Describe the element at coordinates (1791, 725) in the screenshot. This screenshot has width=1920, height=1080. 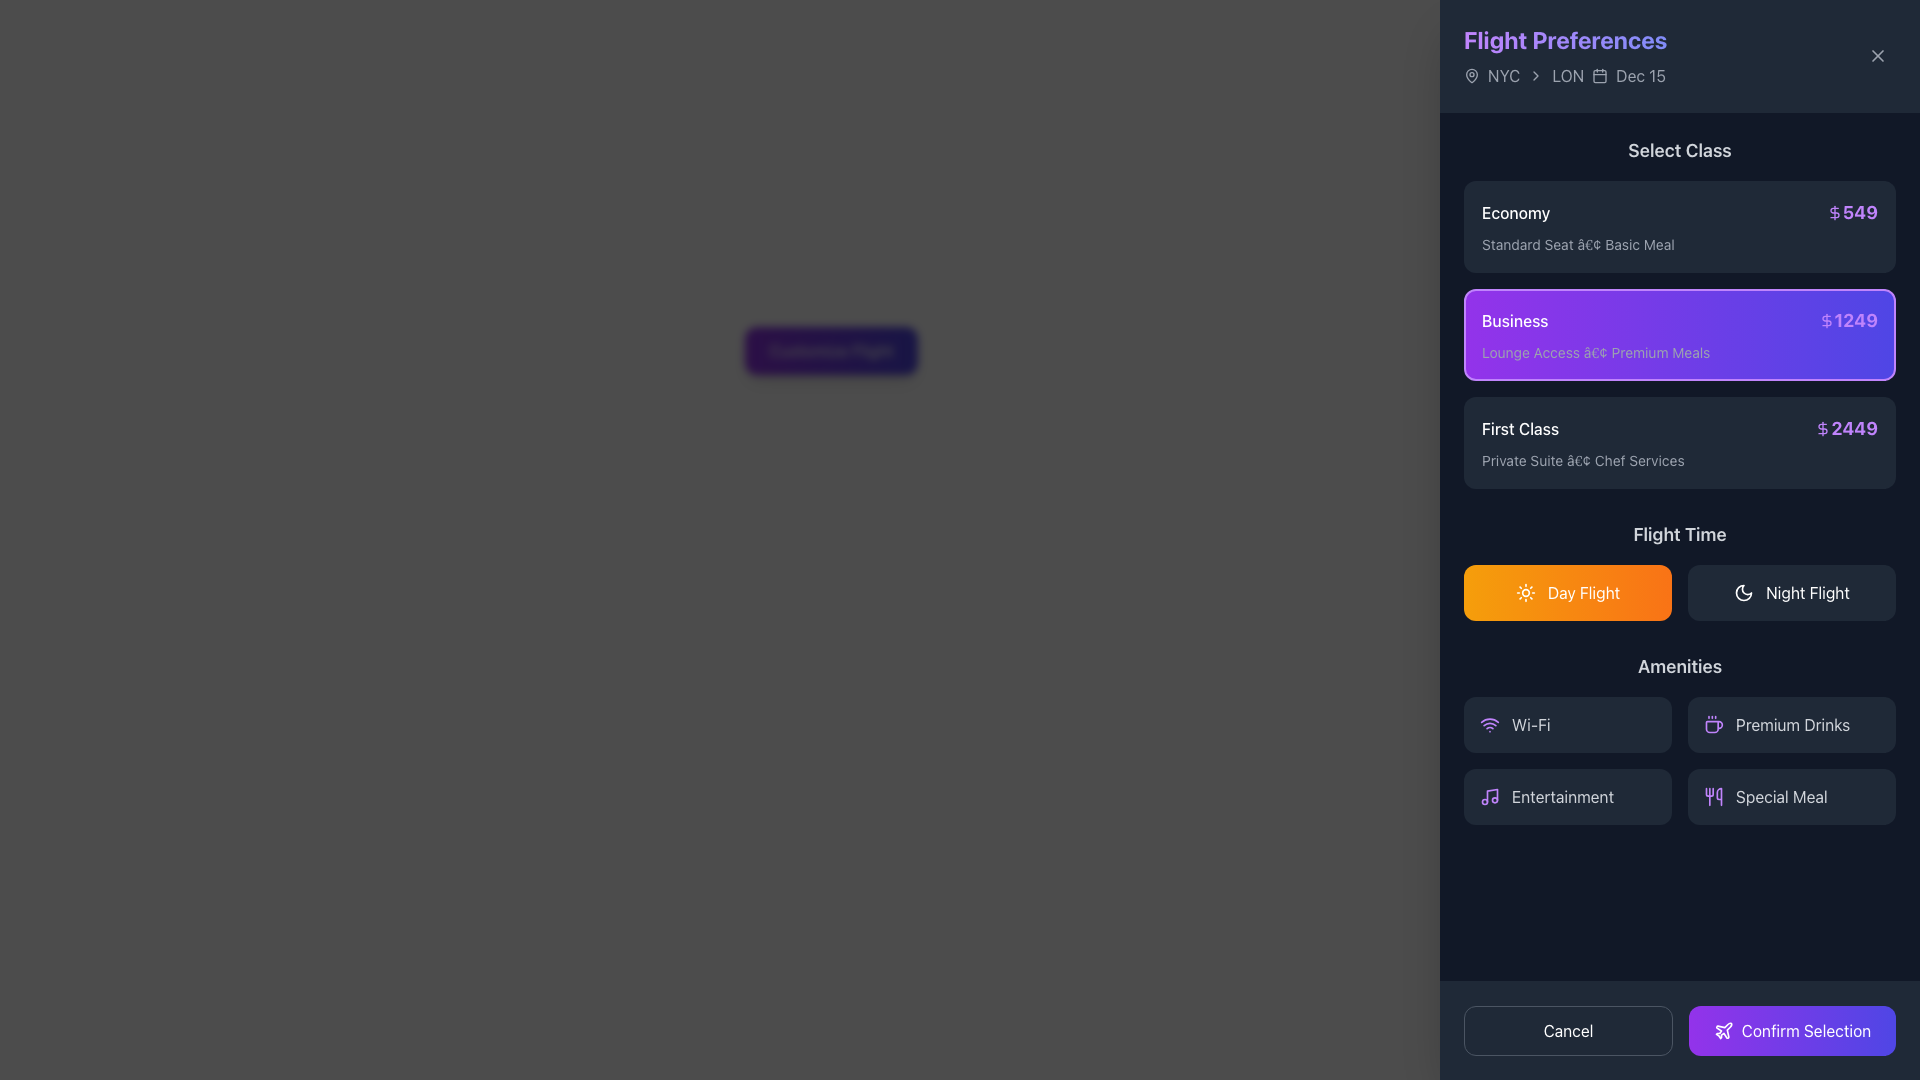
I see `the 'Premium Drinks' button, which is a rectangular button with a dark background, rounded corners, a purple coffee cup icon on the left, and gray text on the right, located in the 'Amenities' section` at that location.